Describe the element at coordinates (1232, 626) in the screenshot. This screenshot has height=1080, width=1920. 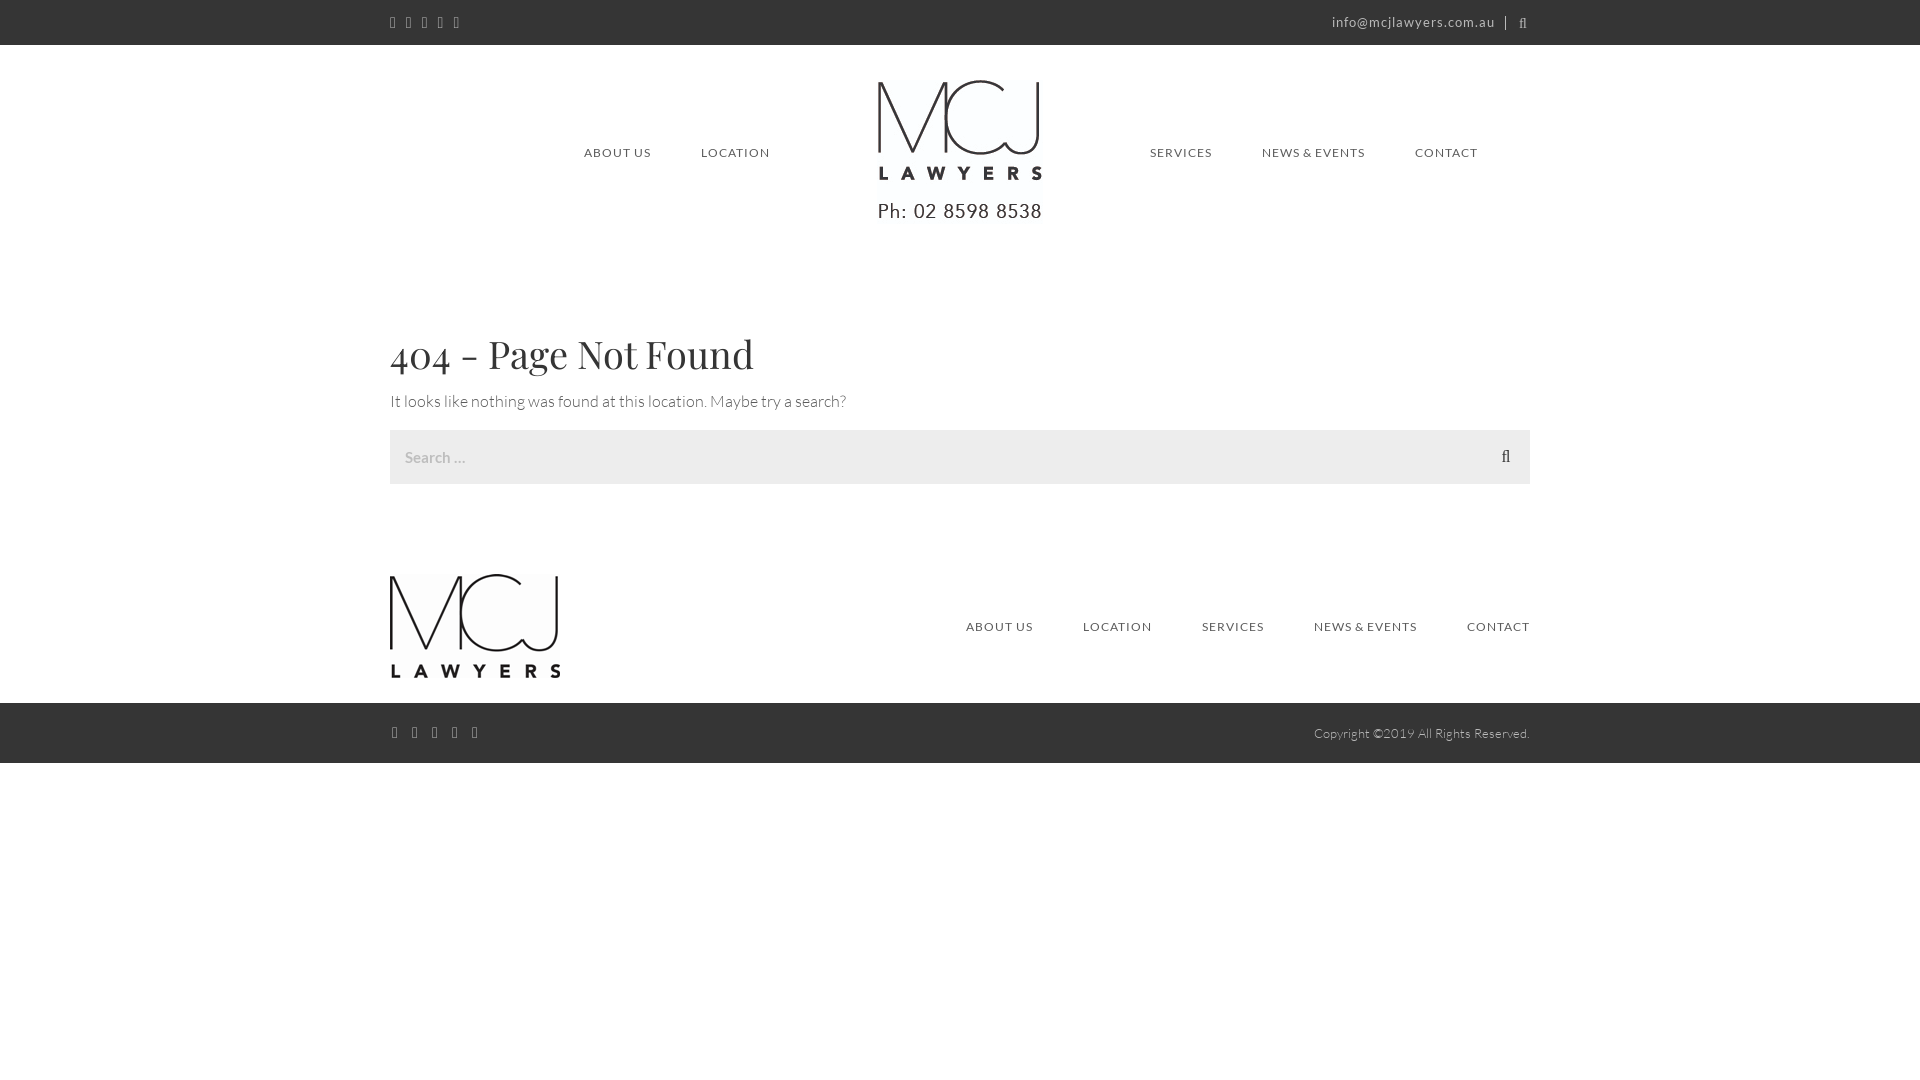
I see `'SERVICES'` at that location.